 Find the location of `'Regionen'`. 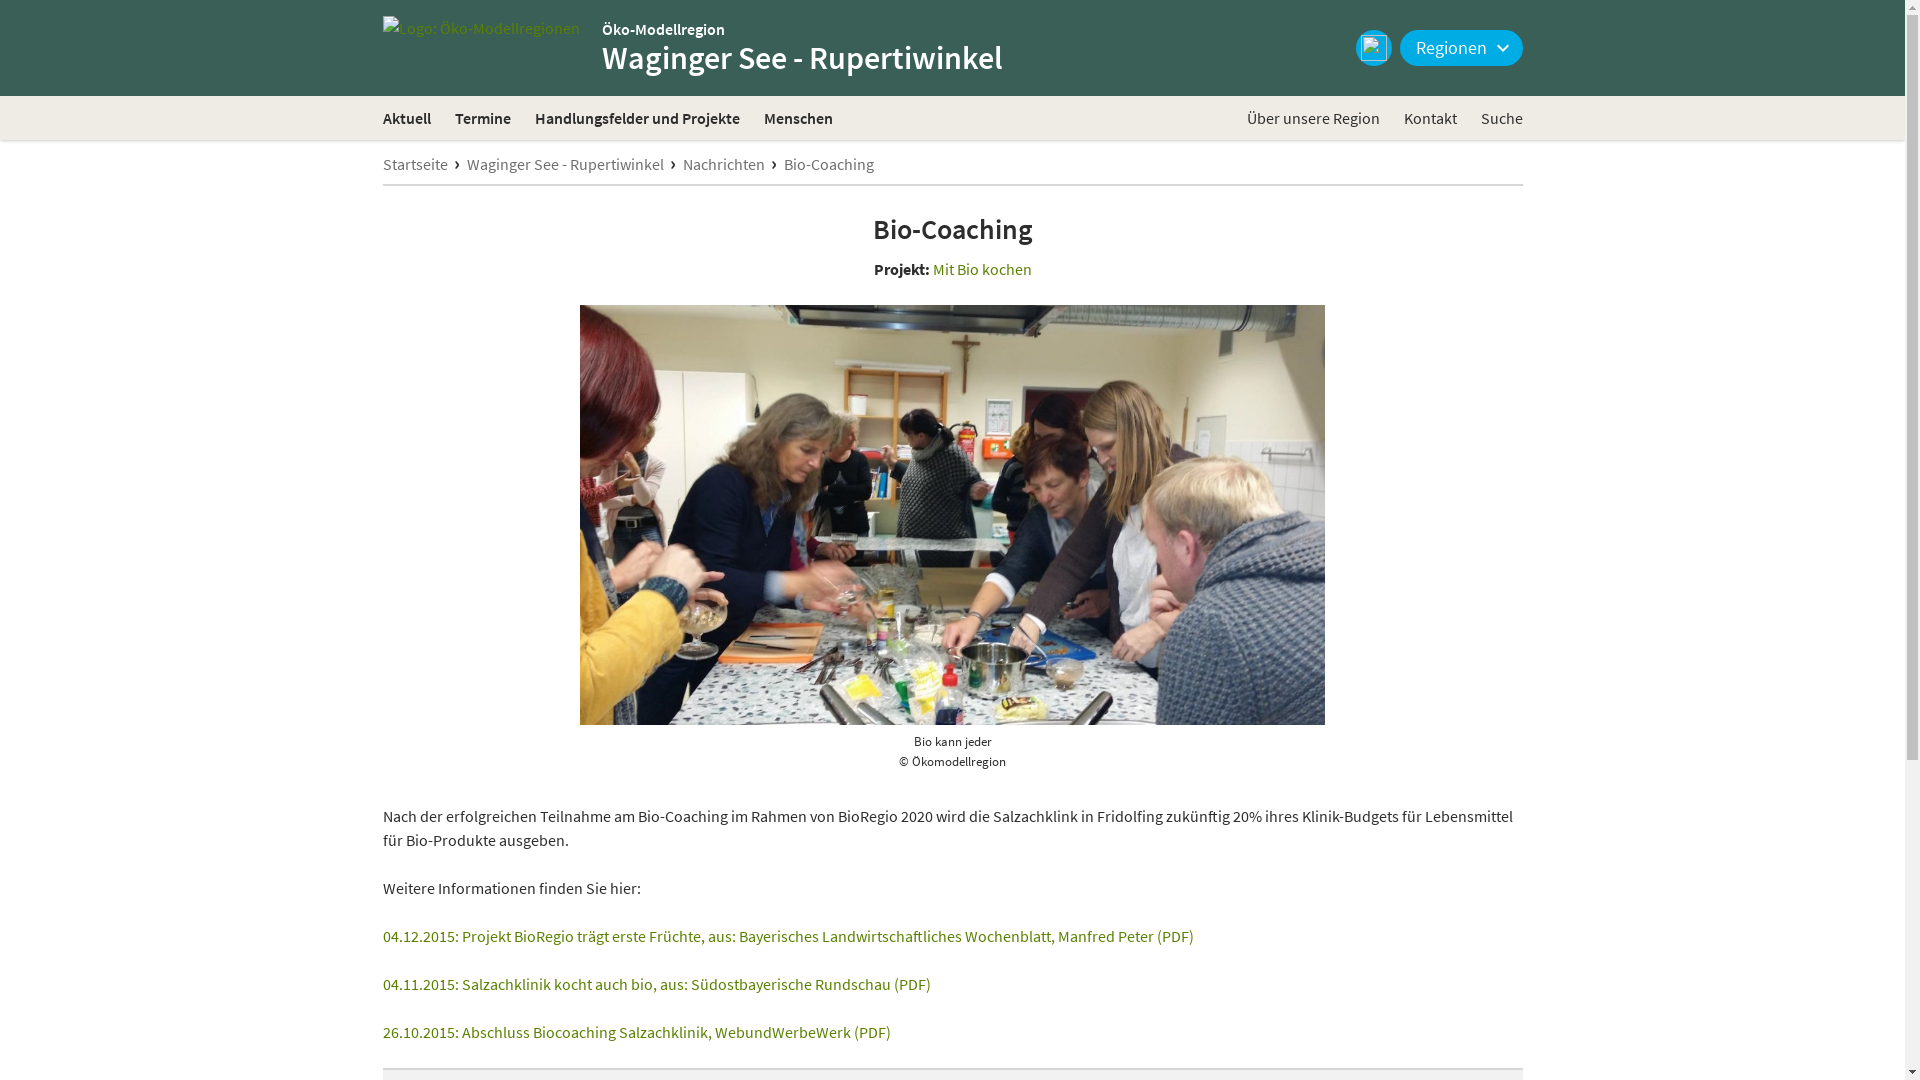

'Regionen' is located at coordinates (1461, 46).